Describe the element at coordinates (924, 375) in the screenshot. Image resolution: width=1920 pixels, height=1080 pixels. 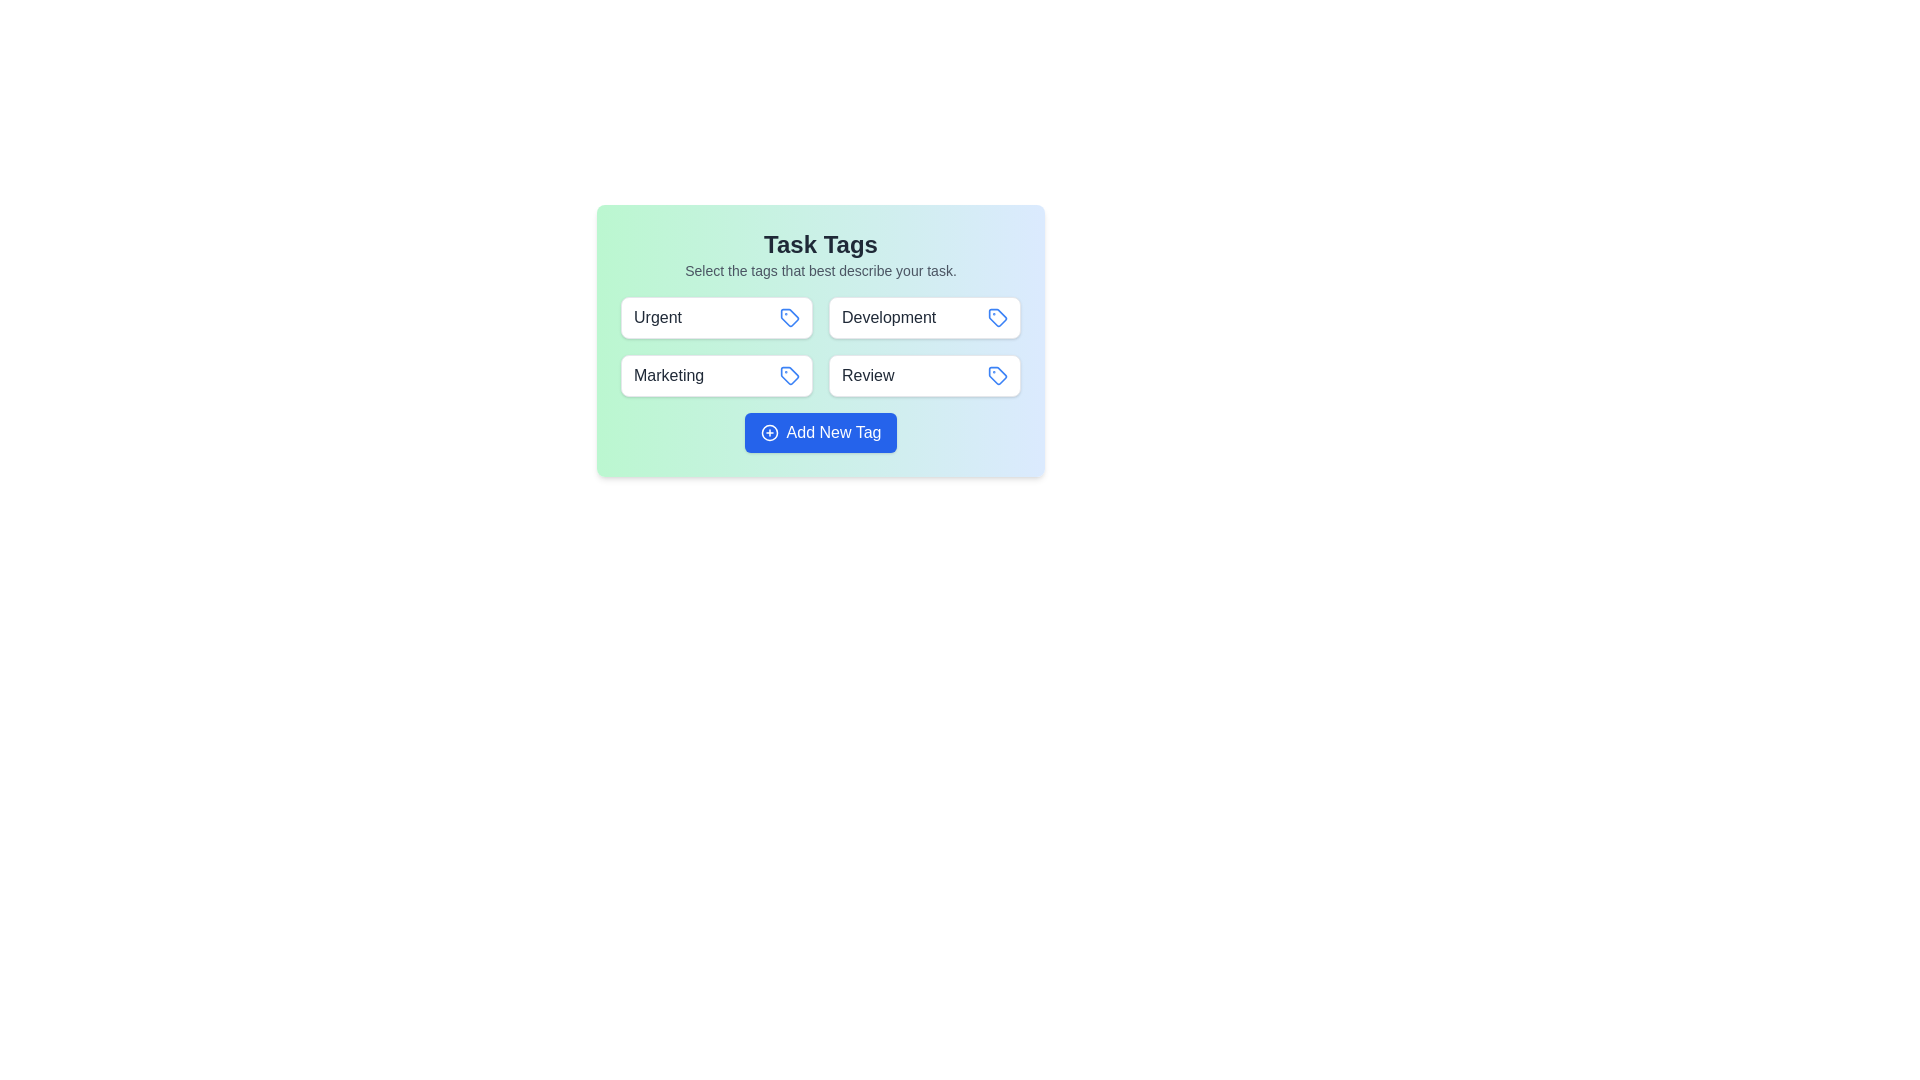
I see `the tag labeled Review` at that location.